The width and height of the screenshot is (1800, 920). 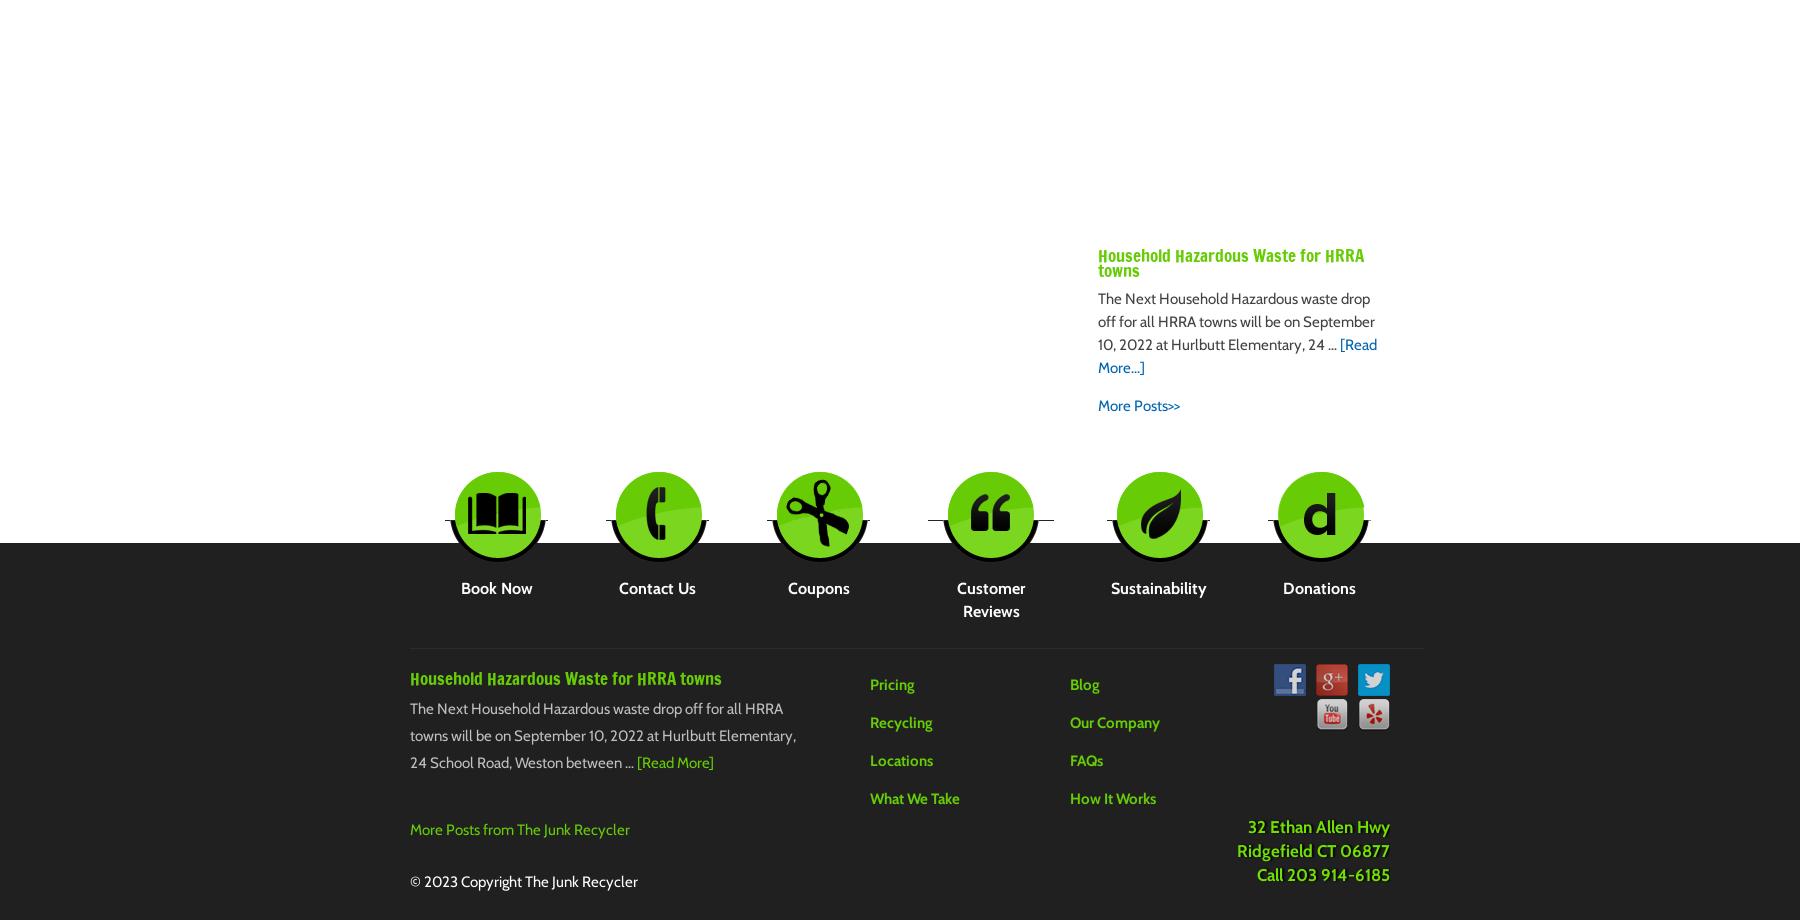 What do you see at coordinates (1236, 355) in the screenshot?
I see `'[Read More...]'` at bounding box center [1236, 355].